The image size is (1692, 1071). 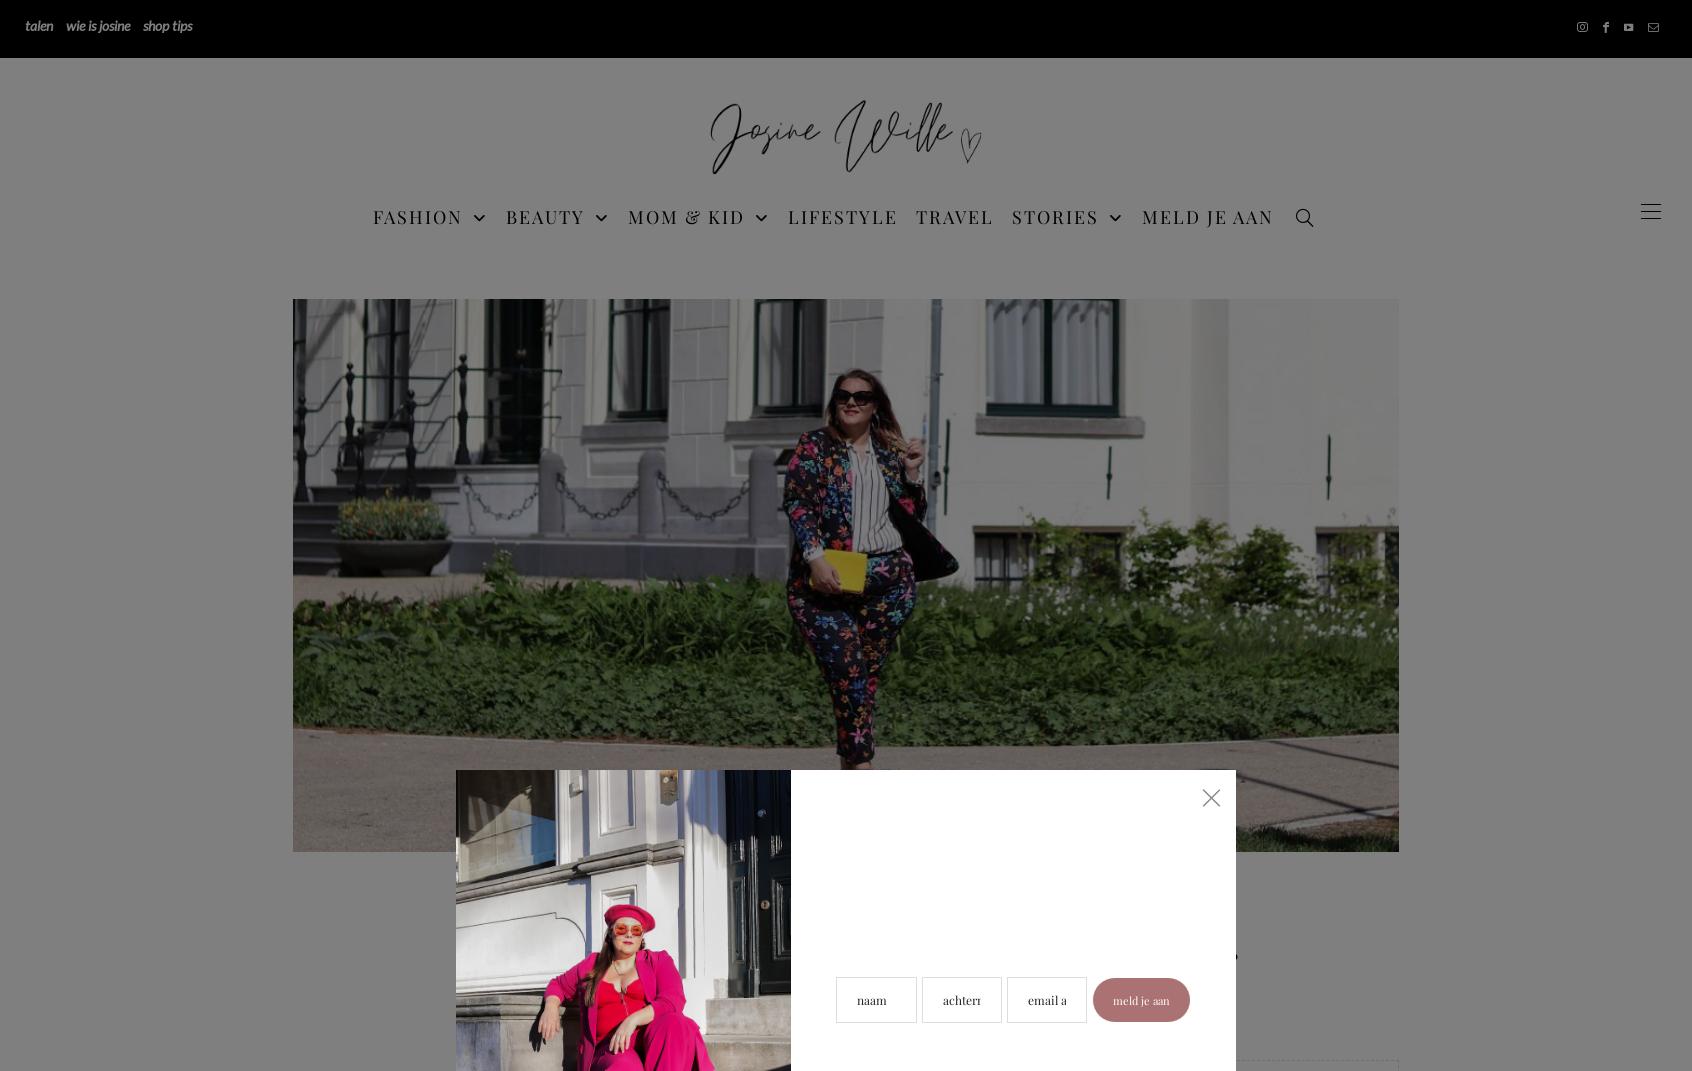 I want to click on 'REVIEWS', so click(x=1304, y=420).